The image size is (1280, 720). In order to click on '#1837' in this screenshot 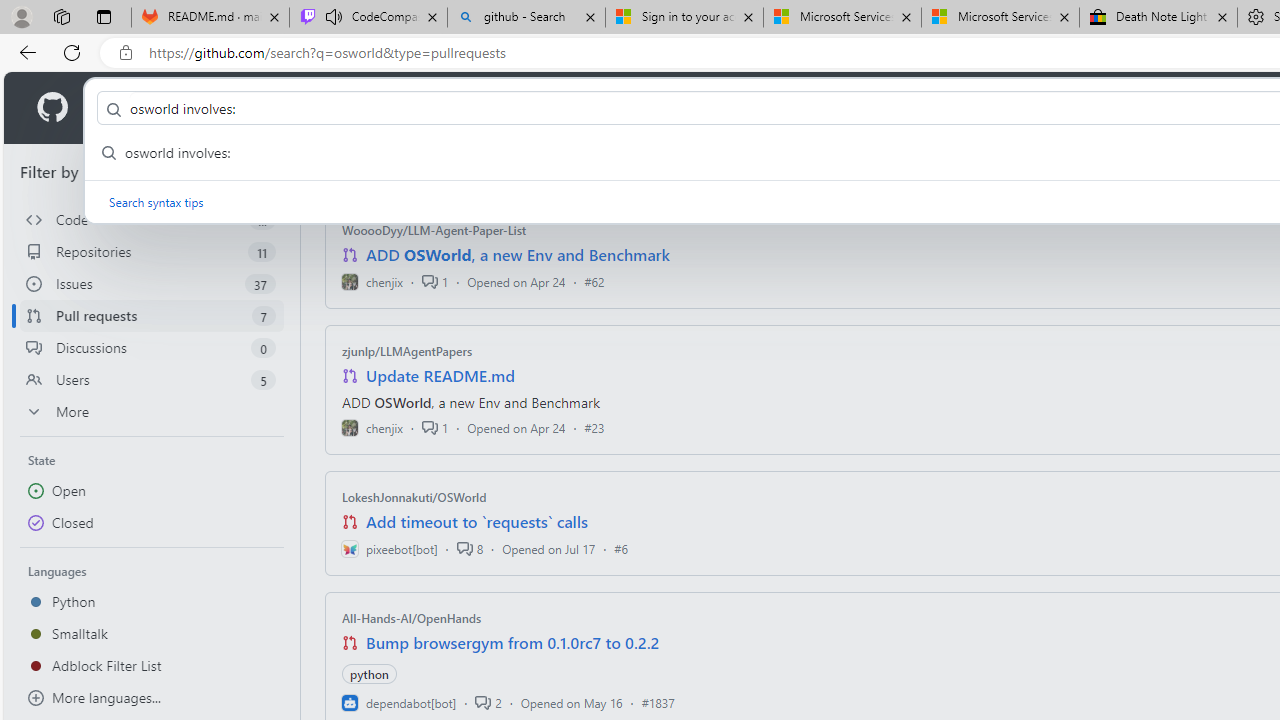, I will do `click(657, 701)`.